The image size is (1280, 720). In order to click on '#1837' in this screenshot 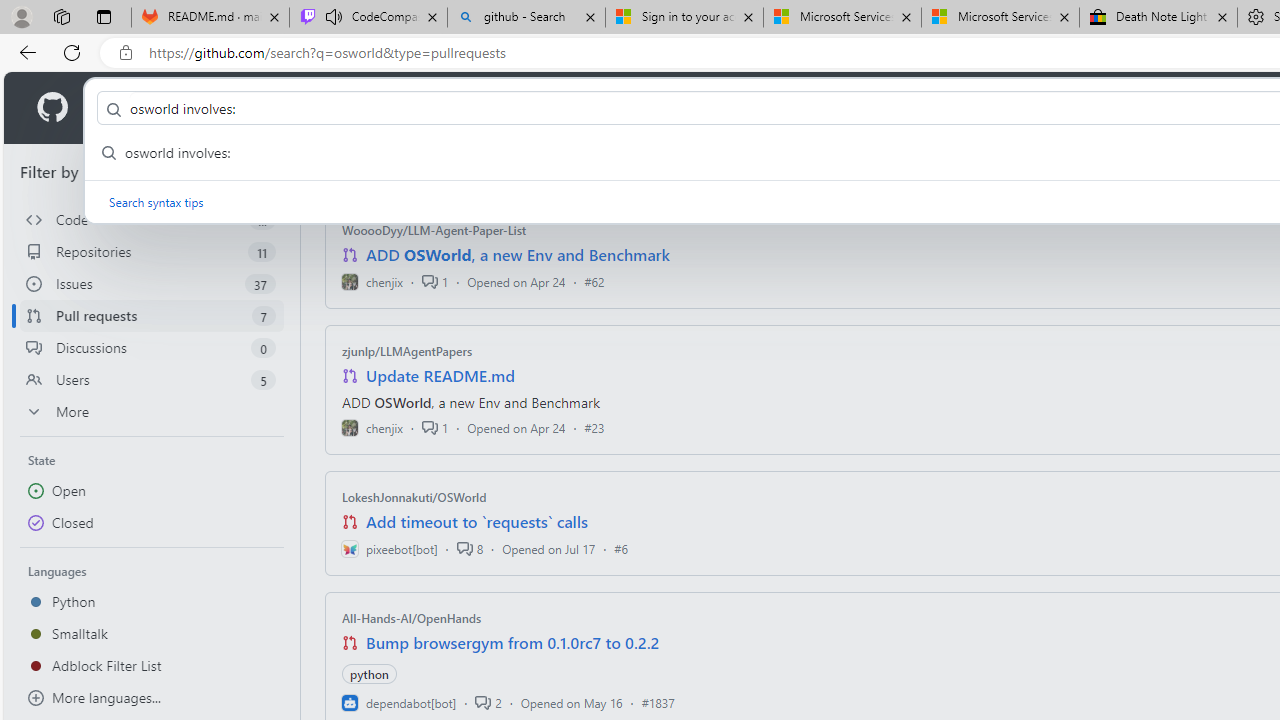, I will do `click(657, 701)`.